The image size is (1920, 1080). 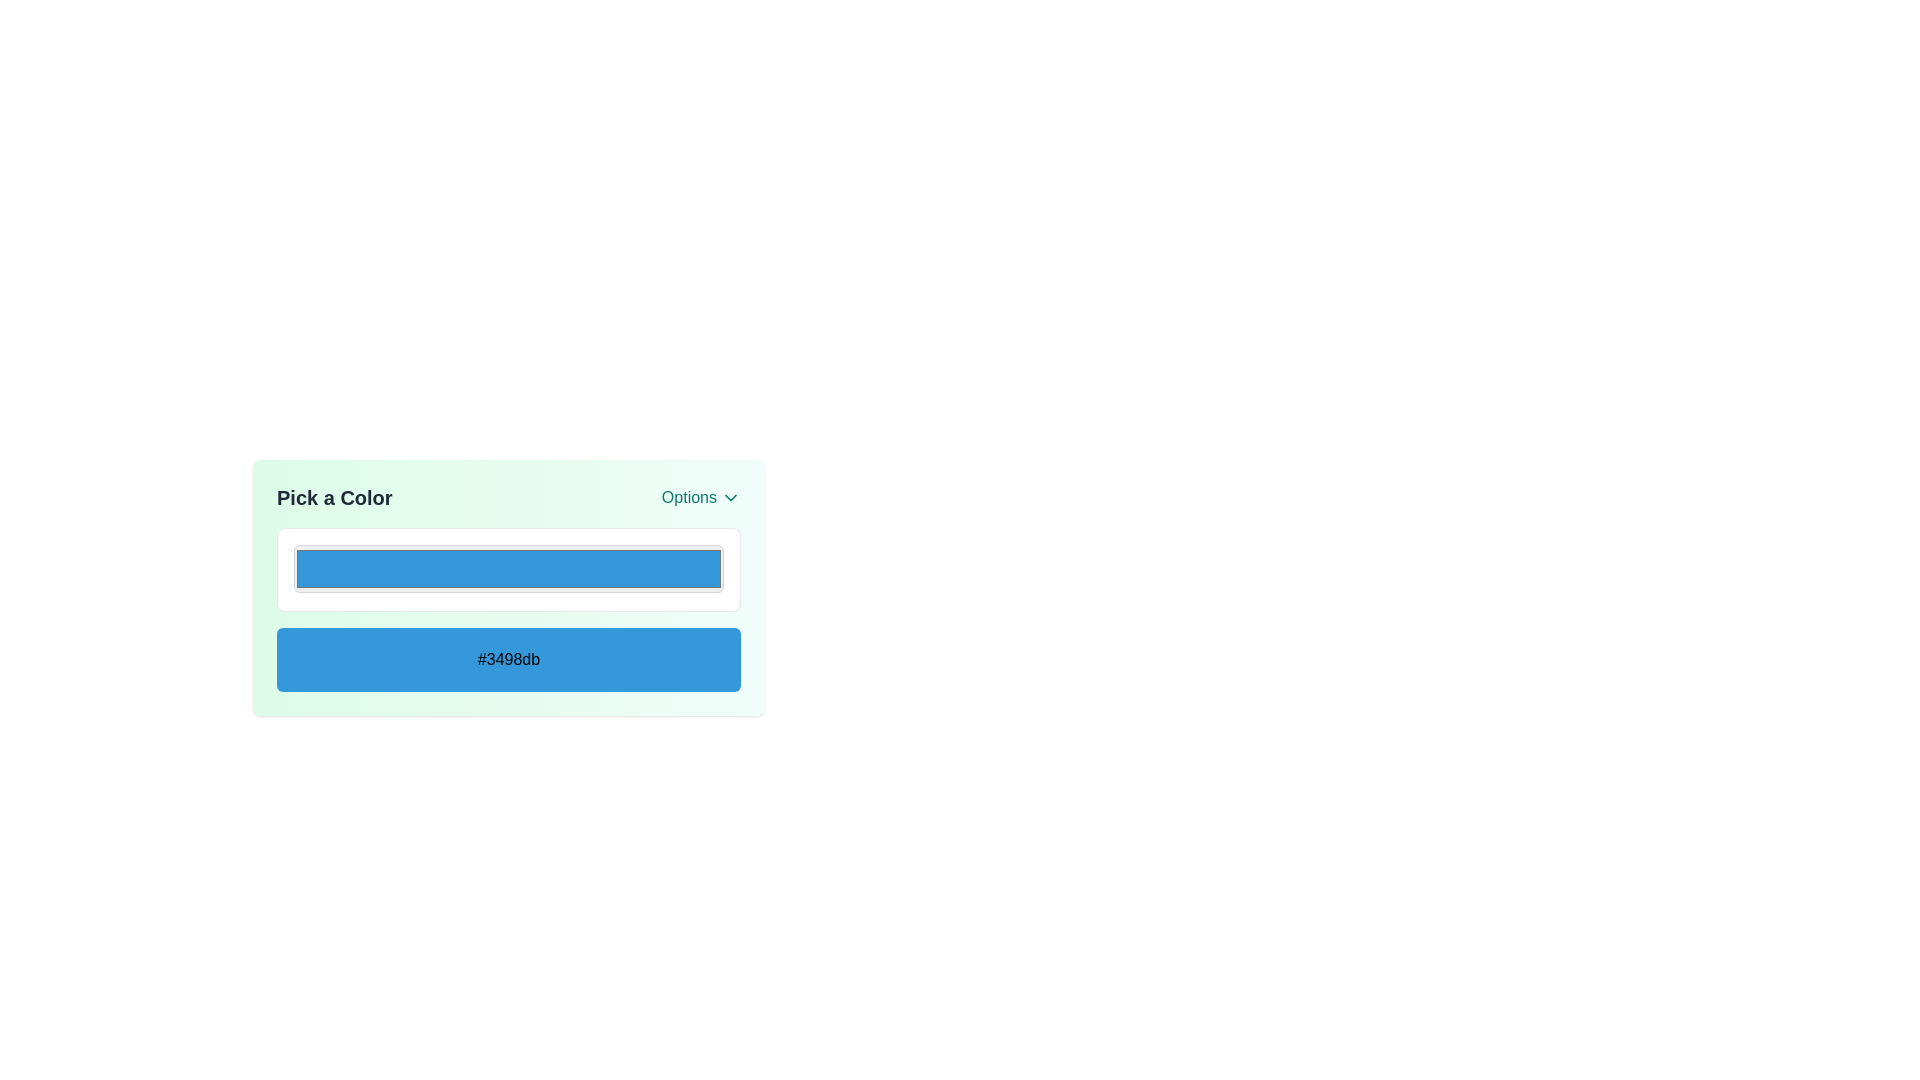 I want to click on the static informational display with a blue background and text '#3498db', positioned at the center with rounded edges and located beneath a white bordered selection box, so click(x=508, y=659).